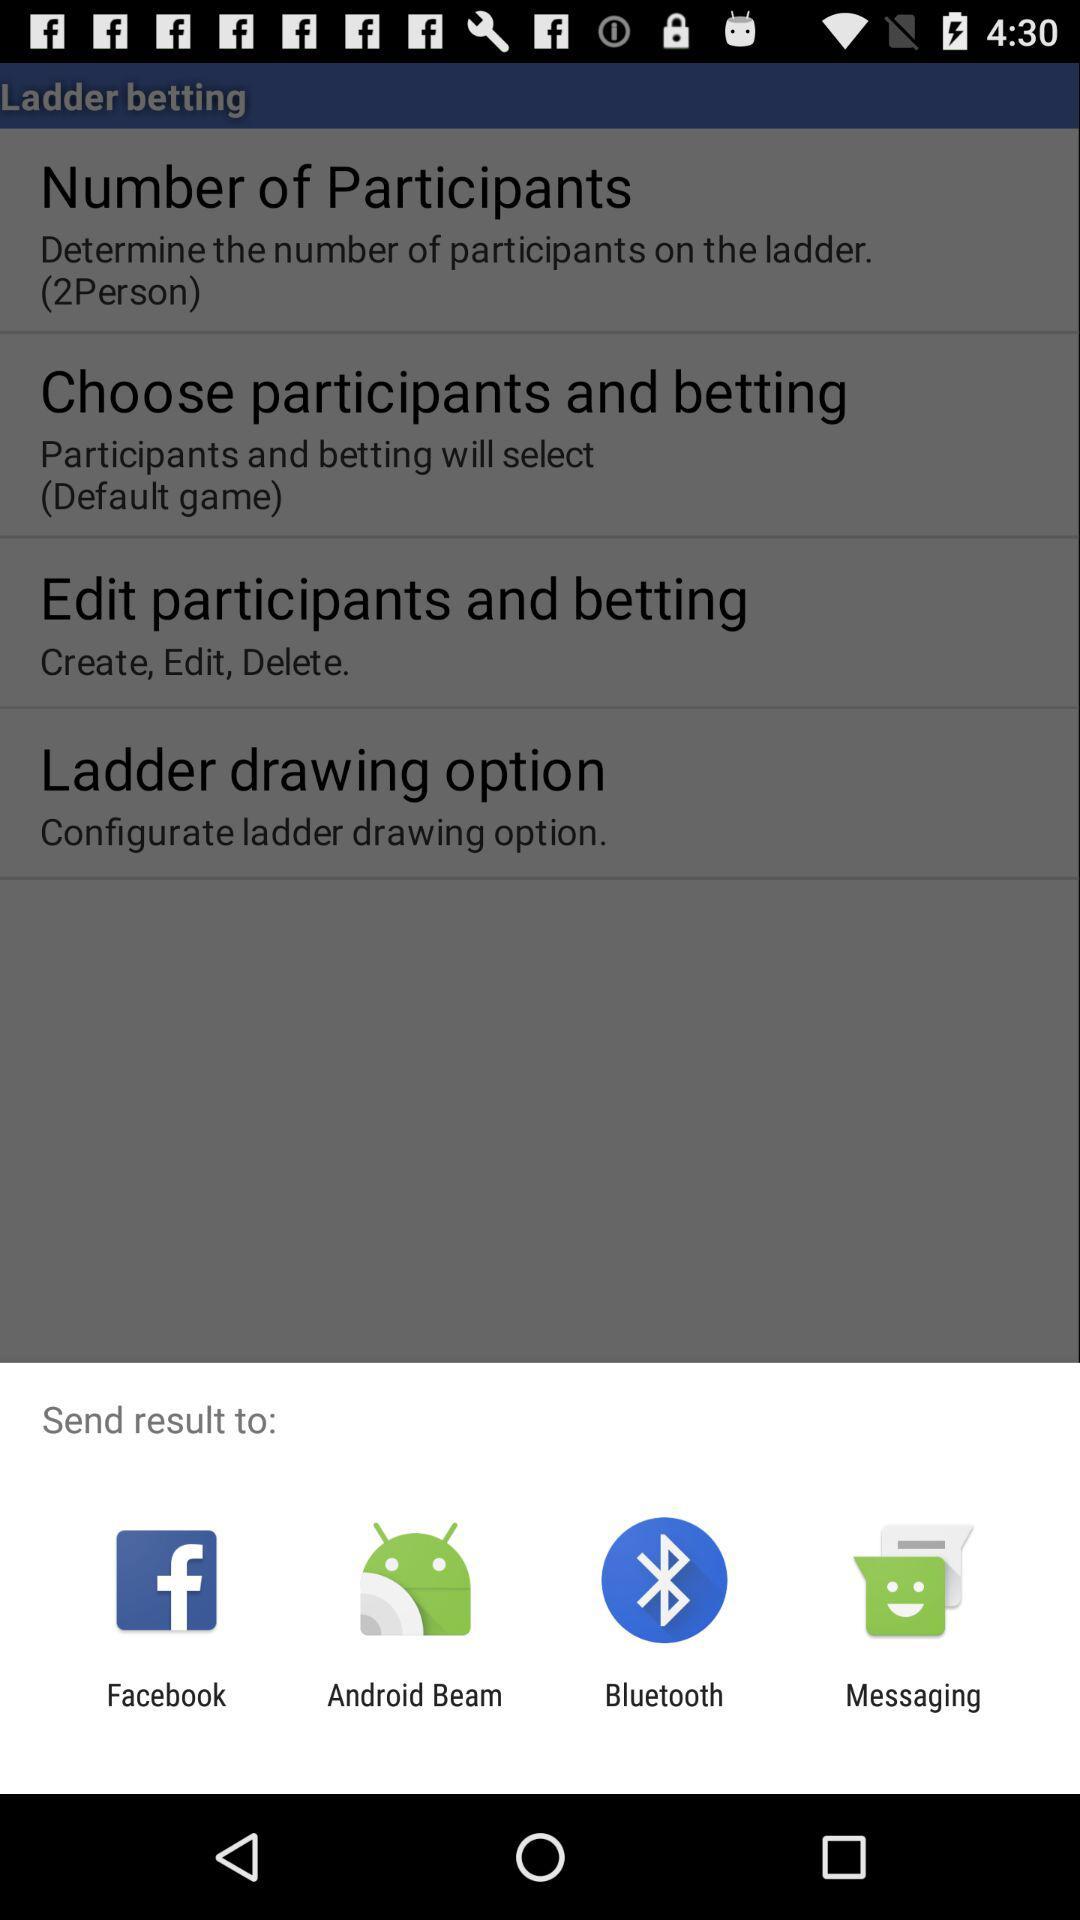  Describe the element at coordinates (414, 1711) in the screenshot. I see `the android beam` at that location.